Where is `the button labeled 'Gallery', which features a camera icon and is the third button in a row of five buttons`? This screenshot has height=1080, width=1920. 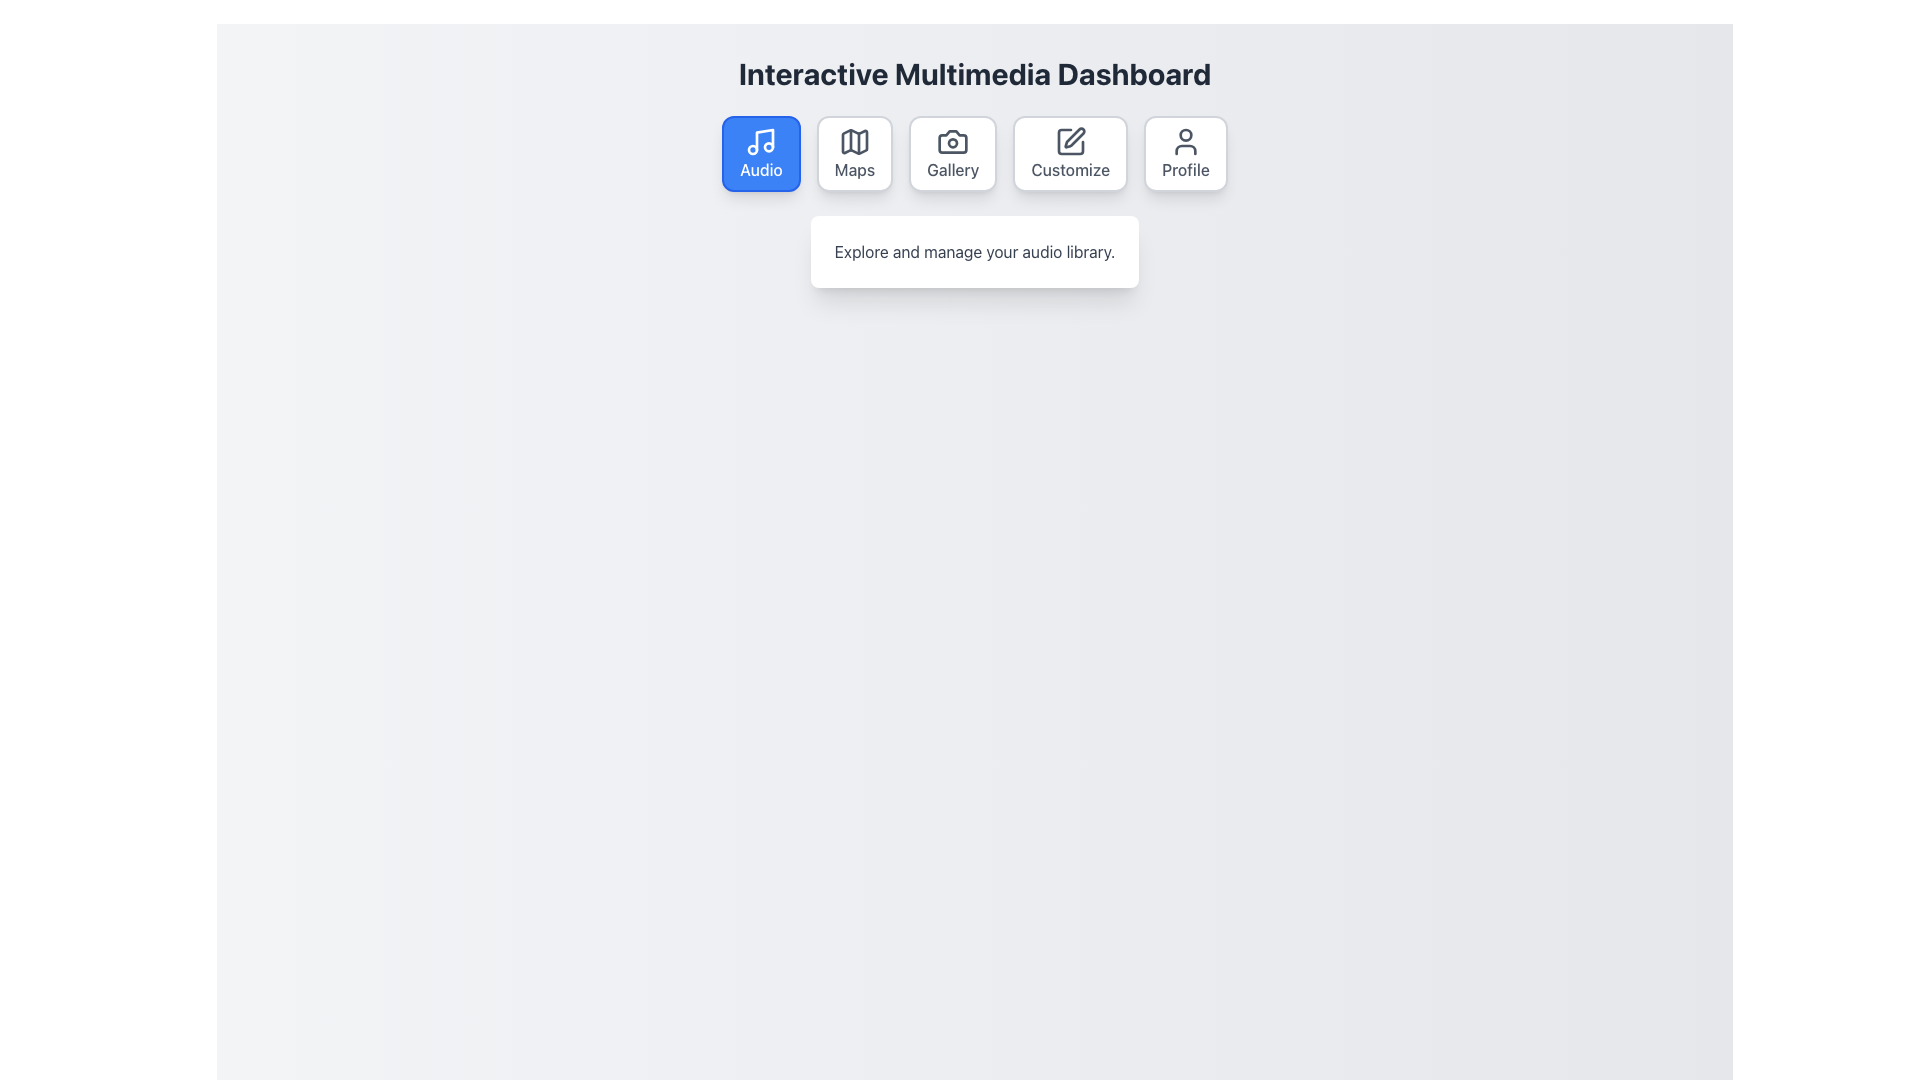
the button labeled 'Gallery', which features a camera icon and is the third button in a row of five buttons is located at coordinates (952, 153).